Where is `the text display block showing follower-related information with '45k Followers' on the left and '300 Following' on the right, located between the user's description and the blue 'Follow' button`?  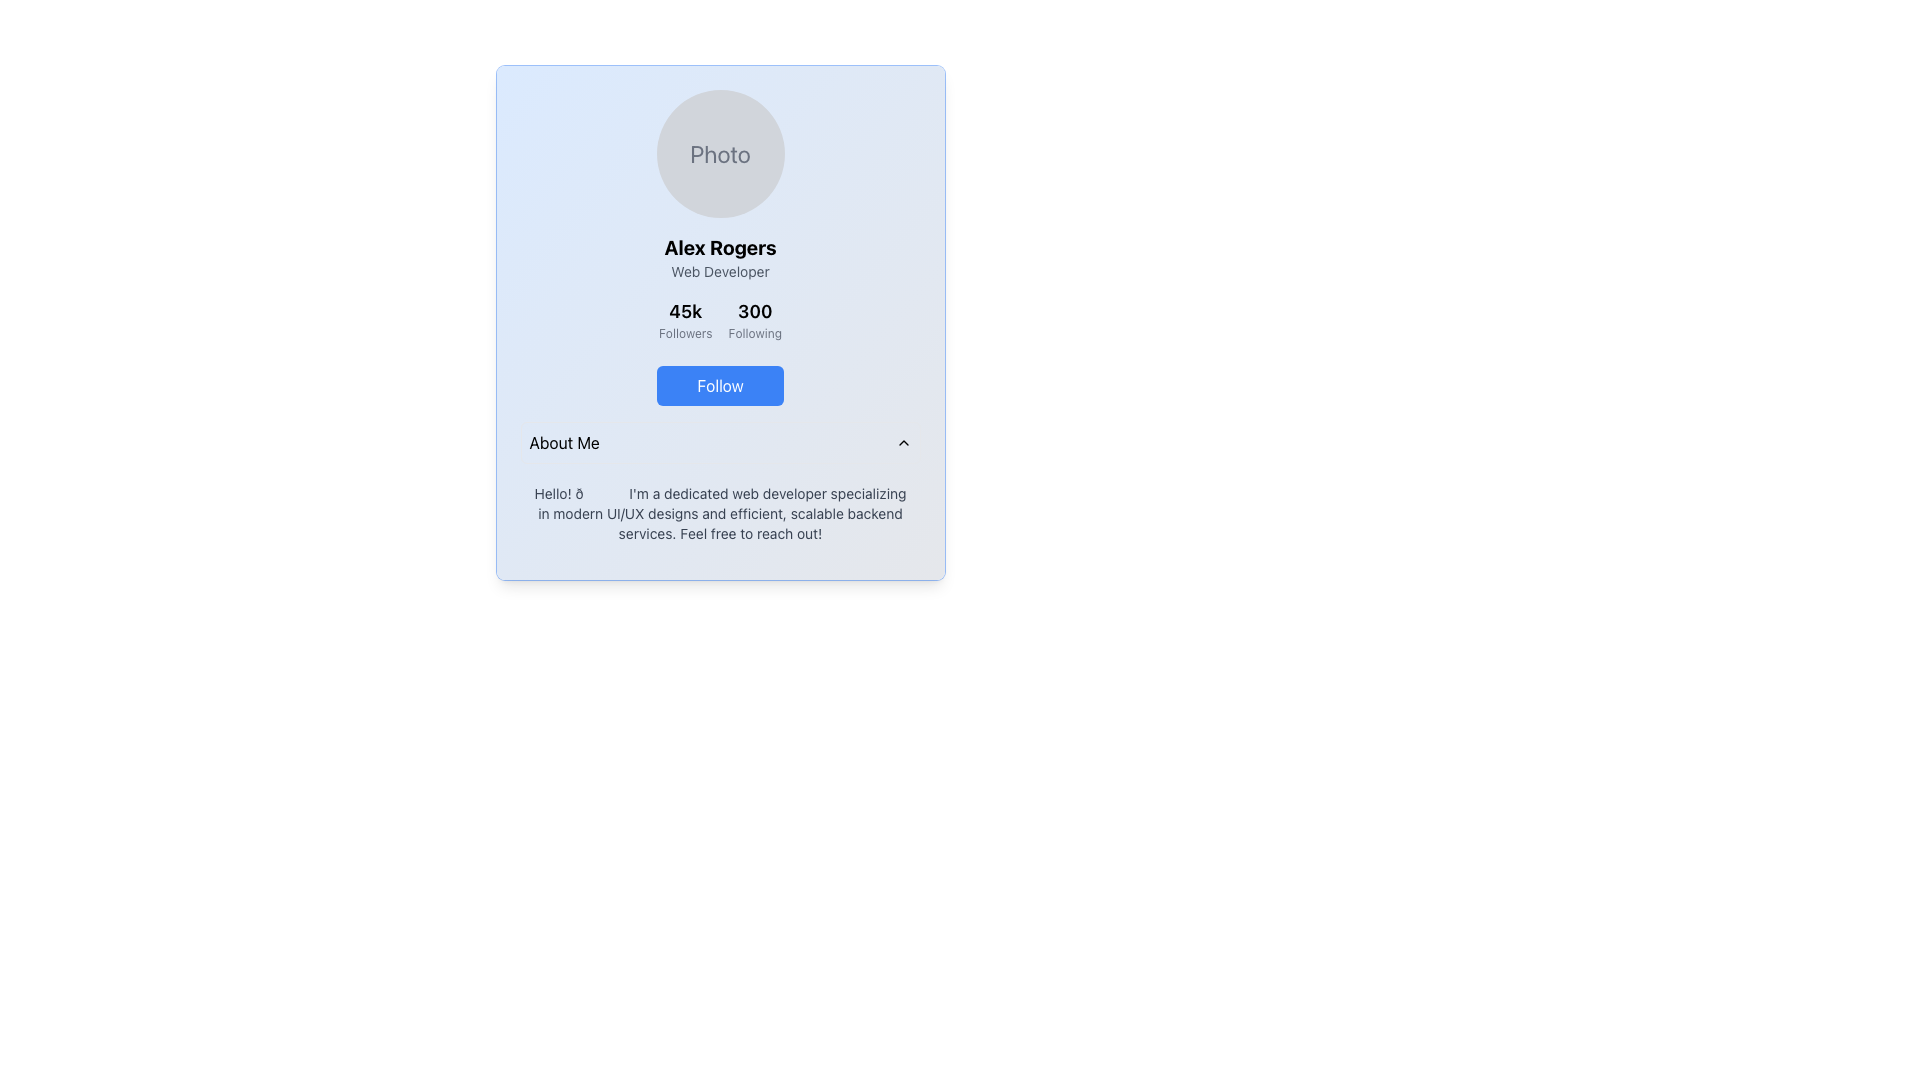 the text display block showing follower-related information with '45k Followers' on the left and '300 Following' on the right, located between the user's description and the blue 'Follow' button is located at coordinates (720, 319).